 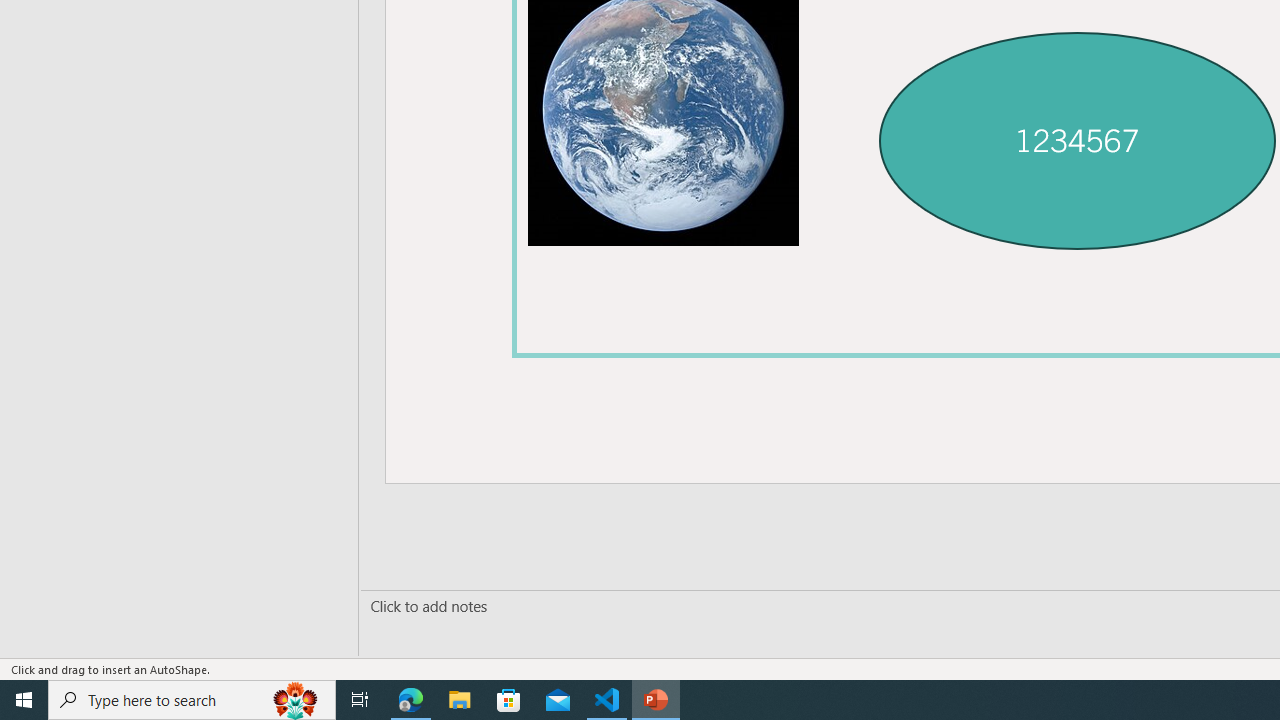 What do you see at coordinates (410, 698) in the screenshot?
I see `'Microsoft Edge - 1 running window'` at bounding box center [410, 698].